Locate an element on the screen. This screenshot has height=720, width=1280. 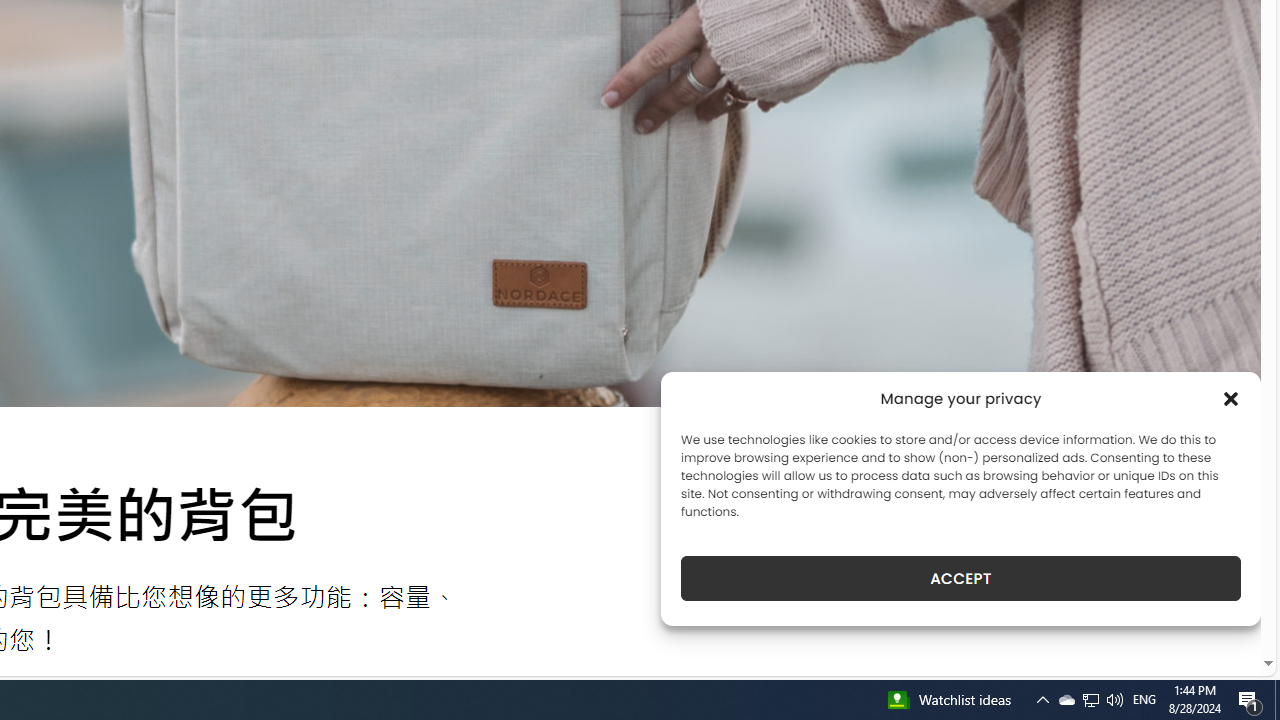
'ACCEPT' is located at coordinates (961, 578).